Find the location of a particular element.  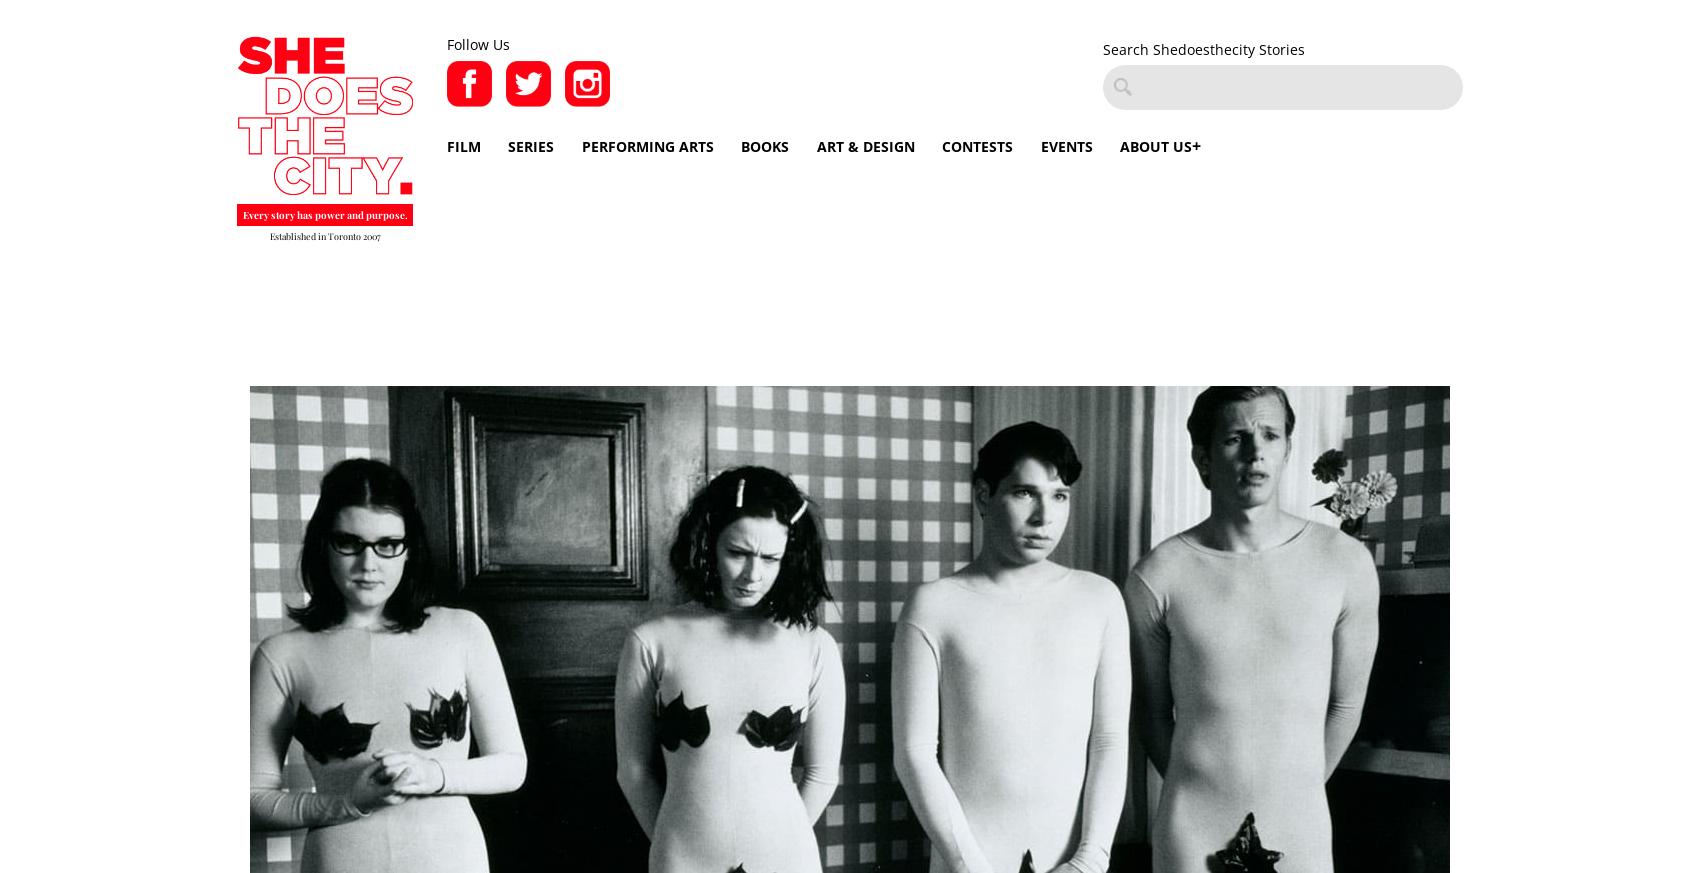

'Books' is located at coordinates (764, 145).